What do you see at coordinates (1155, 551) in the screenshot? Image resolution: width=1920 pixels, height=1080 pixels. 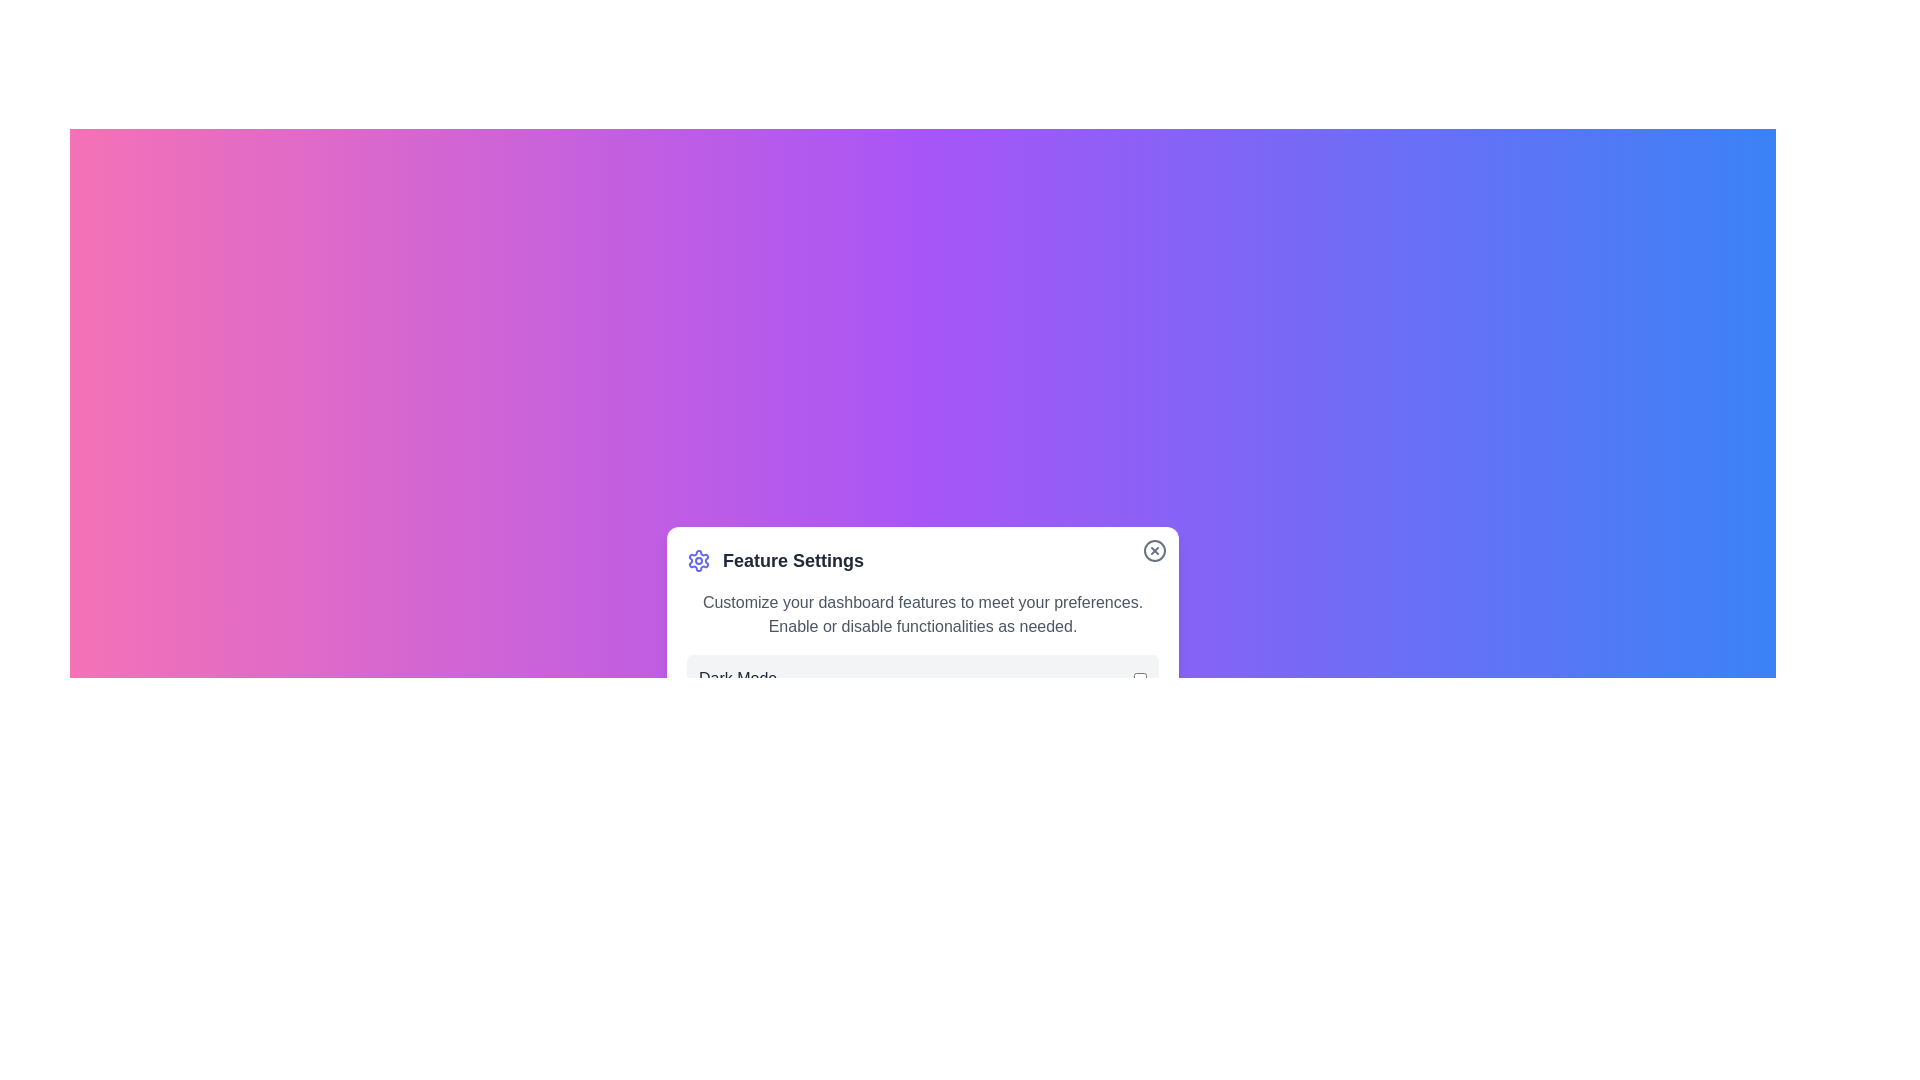 I see `the close button, which is represented by a circular decorative component within a cross-shaped icon located at the top-right corner of the settings interface` at bounding box center [1155, 551].